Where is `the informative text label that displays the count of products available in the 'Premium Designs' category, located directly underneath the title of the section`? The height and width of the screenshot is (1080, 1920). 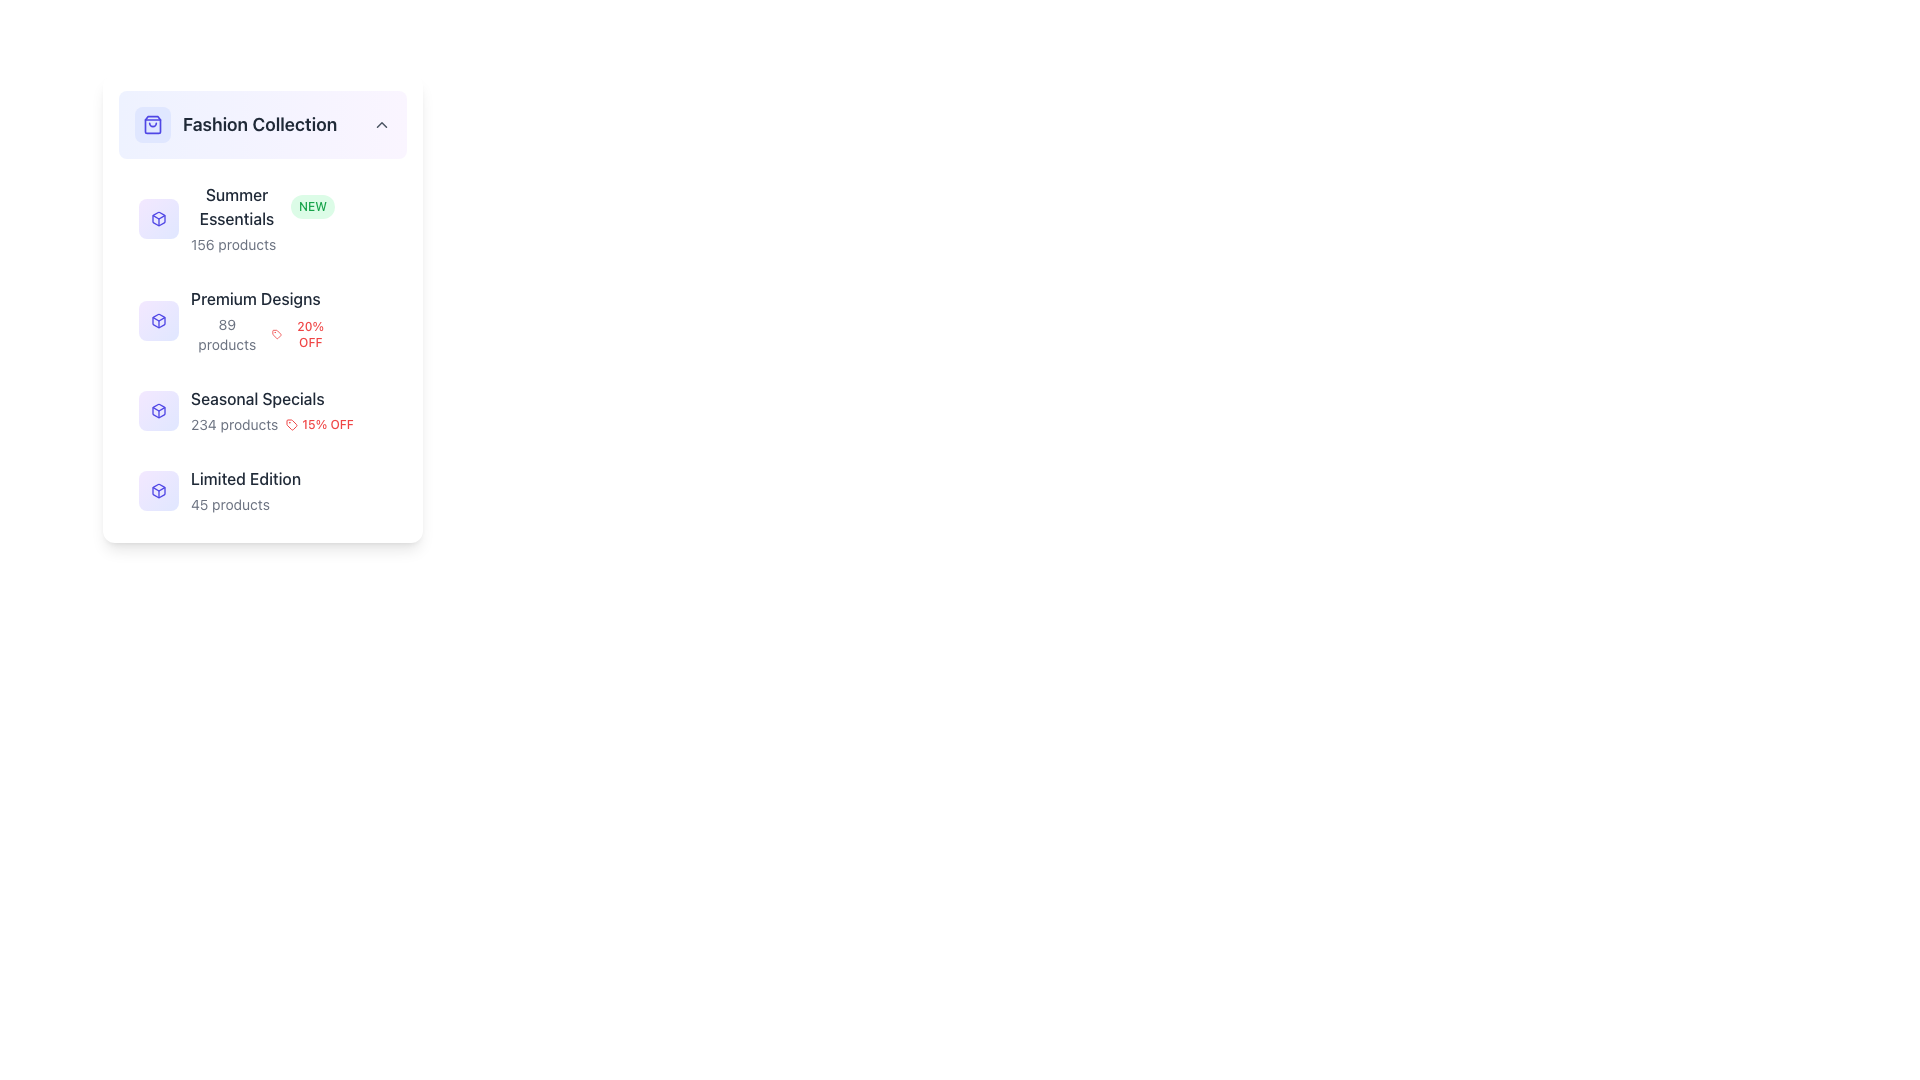
the informative text label that displays the count of products available in the 'Premium Designs' category, located directly underneath the title of the section is located at coordinates (227, 334).